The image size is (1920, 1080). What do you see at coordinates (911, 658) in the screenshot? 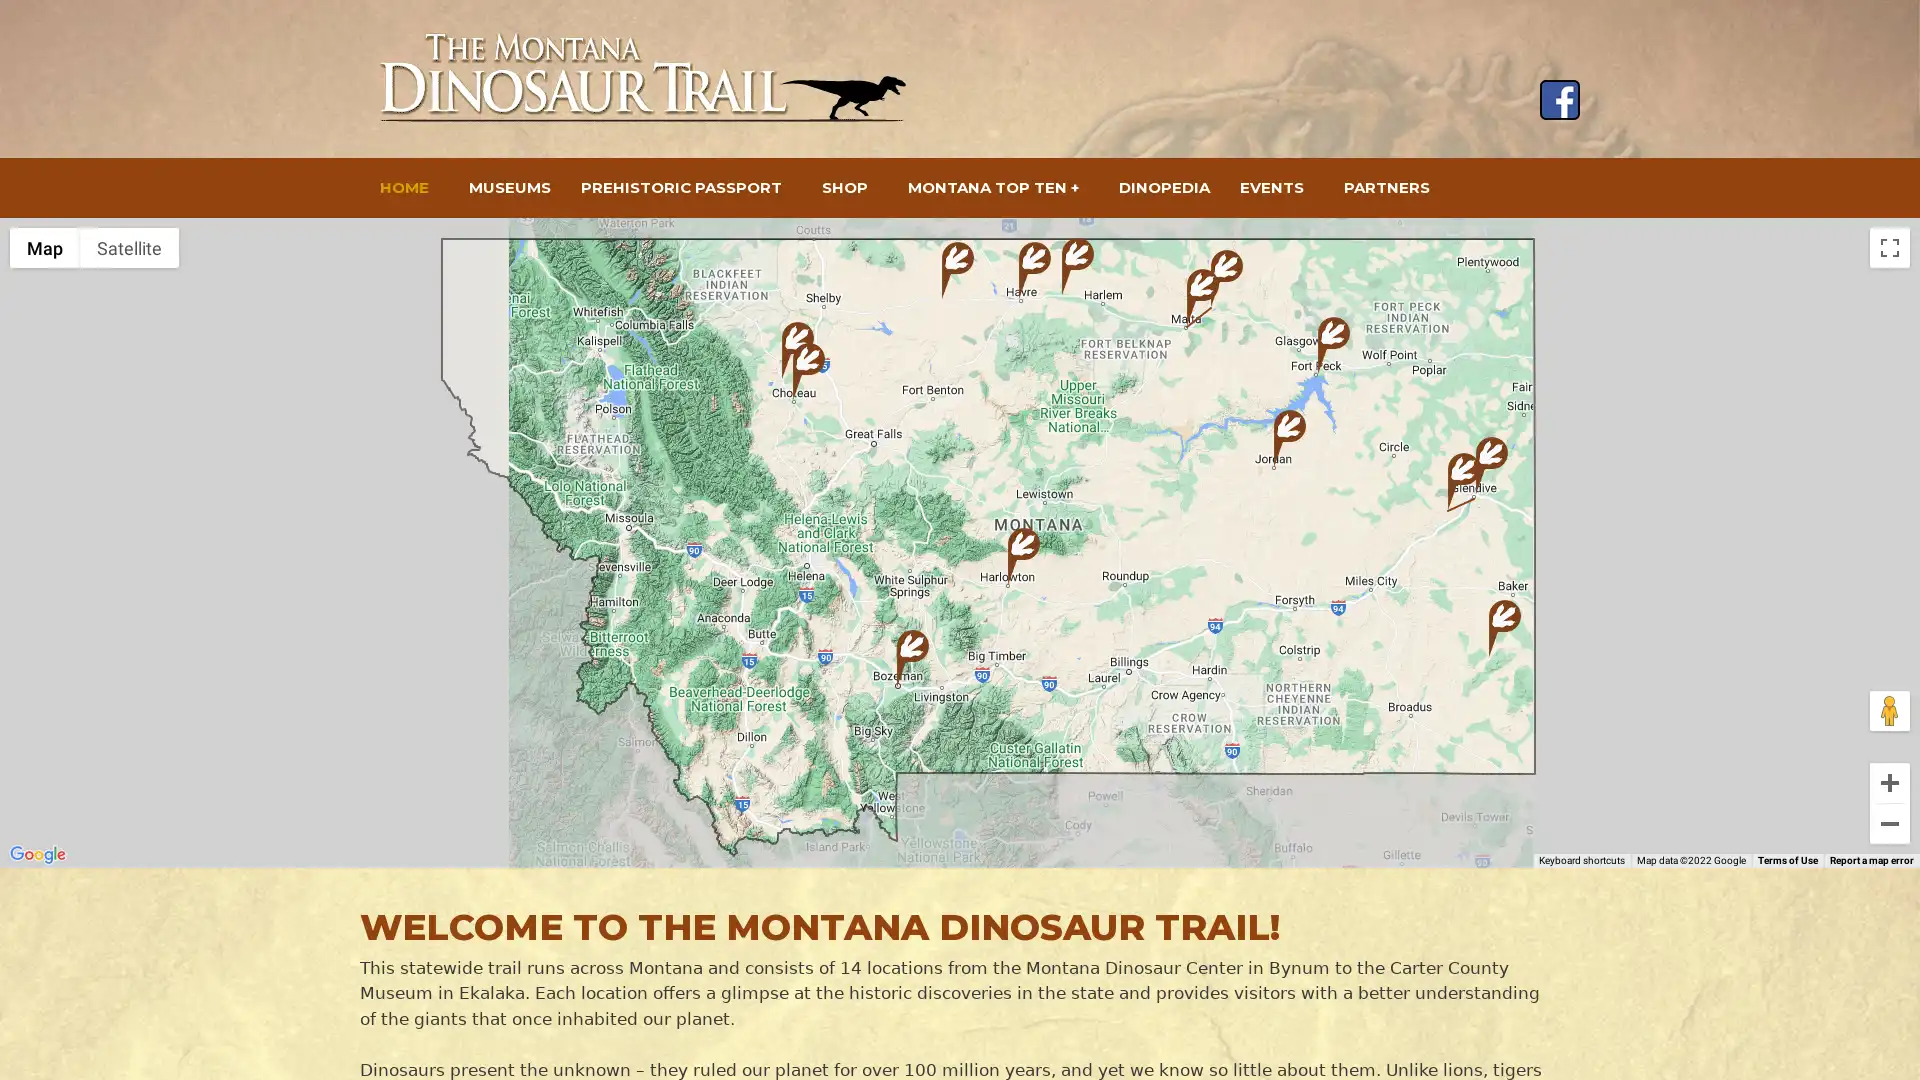
I see `Museum of the Rockies` at bounding box center [911, 658].